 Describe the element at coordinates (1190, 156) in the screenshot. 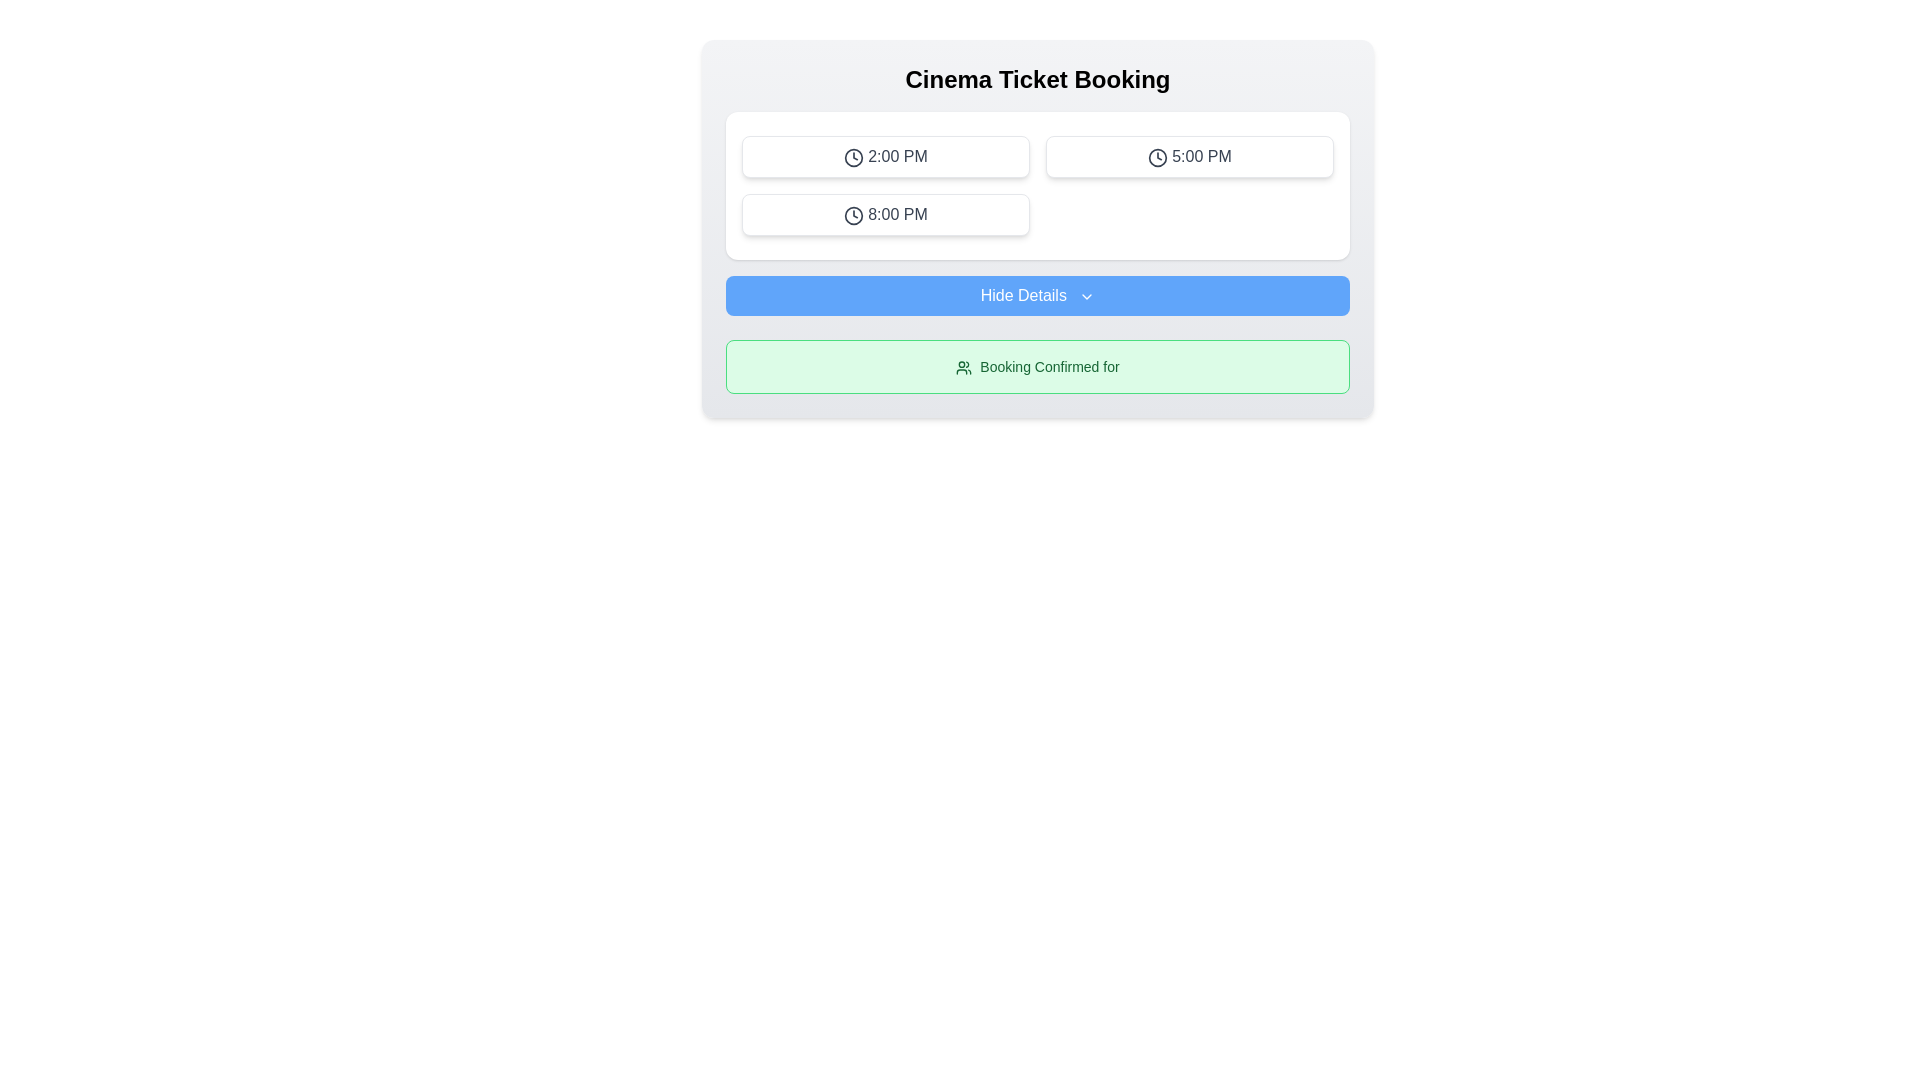

I see `the button labeled '5:00 PM' which is the second button in a grid layout of time options, positioned to the right of the '2:00 PM' button and above the '8:00 PM' button` at that location.